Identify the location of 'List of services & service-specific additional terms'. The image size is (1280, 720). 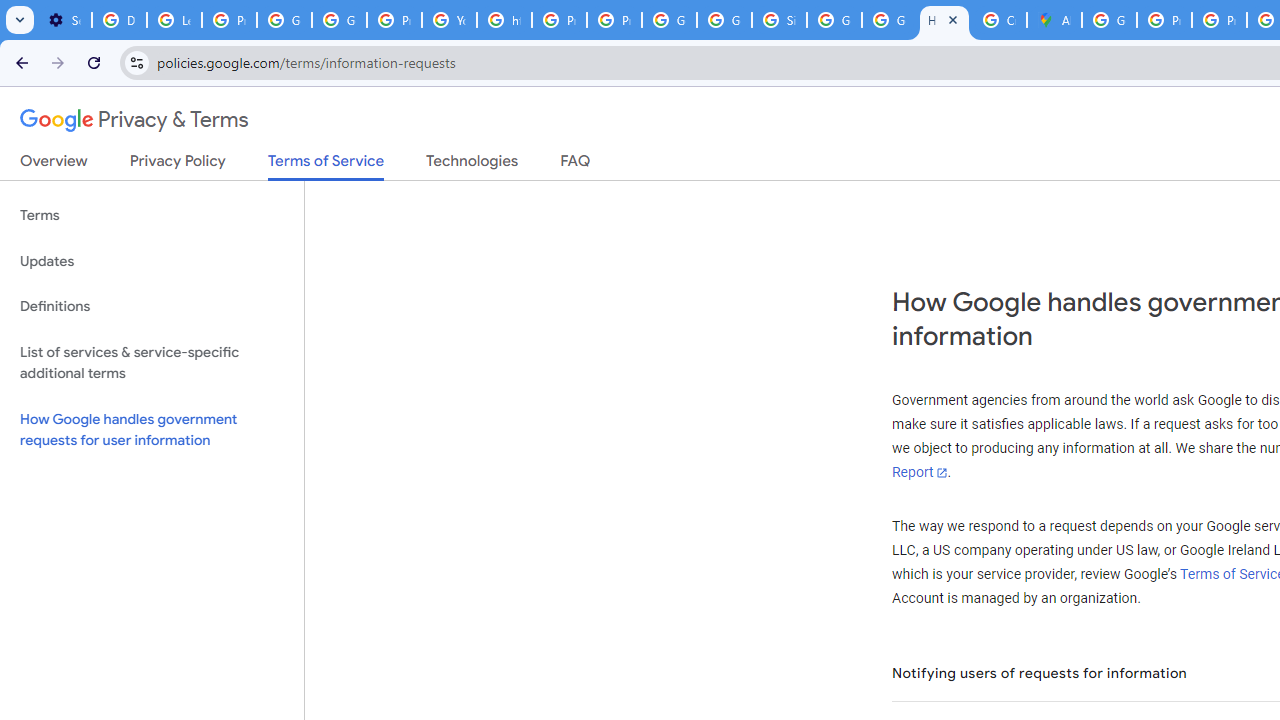
(151, 362).